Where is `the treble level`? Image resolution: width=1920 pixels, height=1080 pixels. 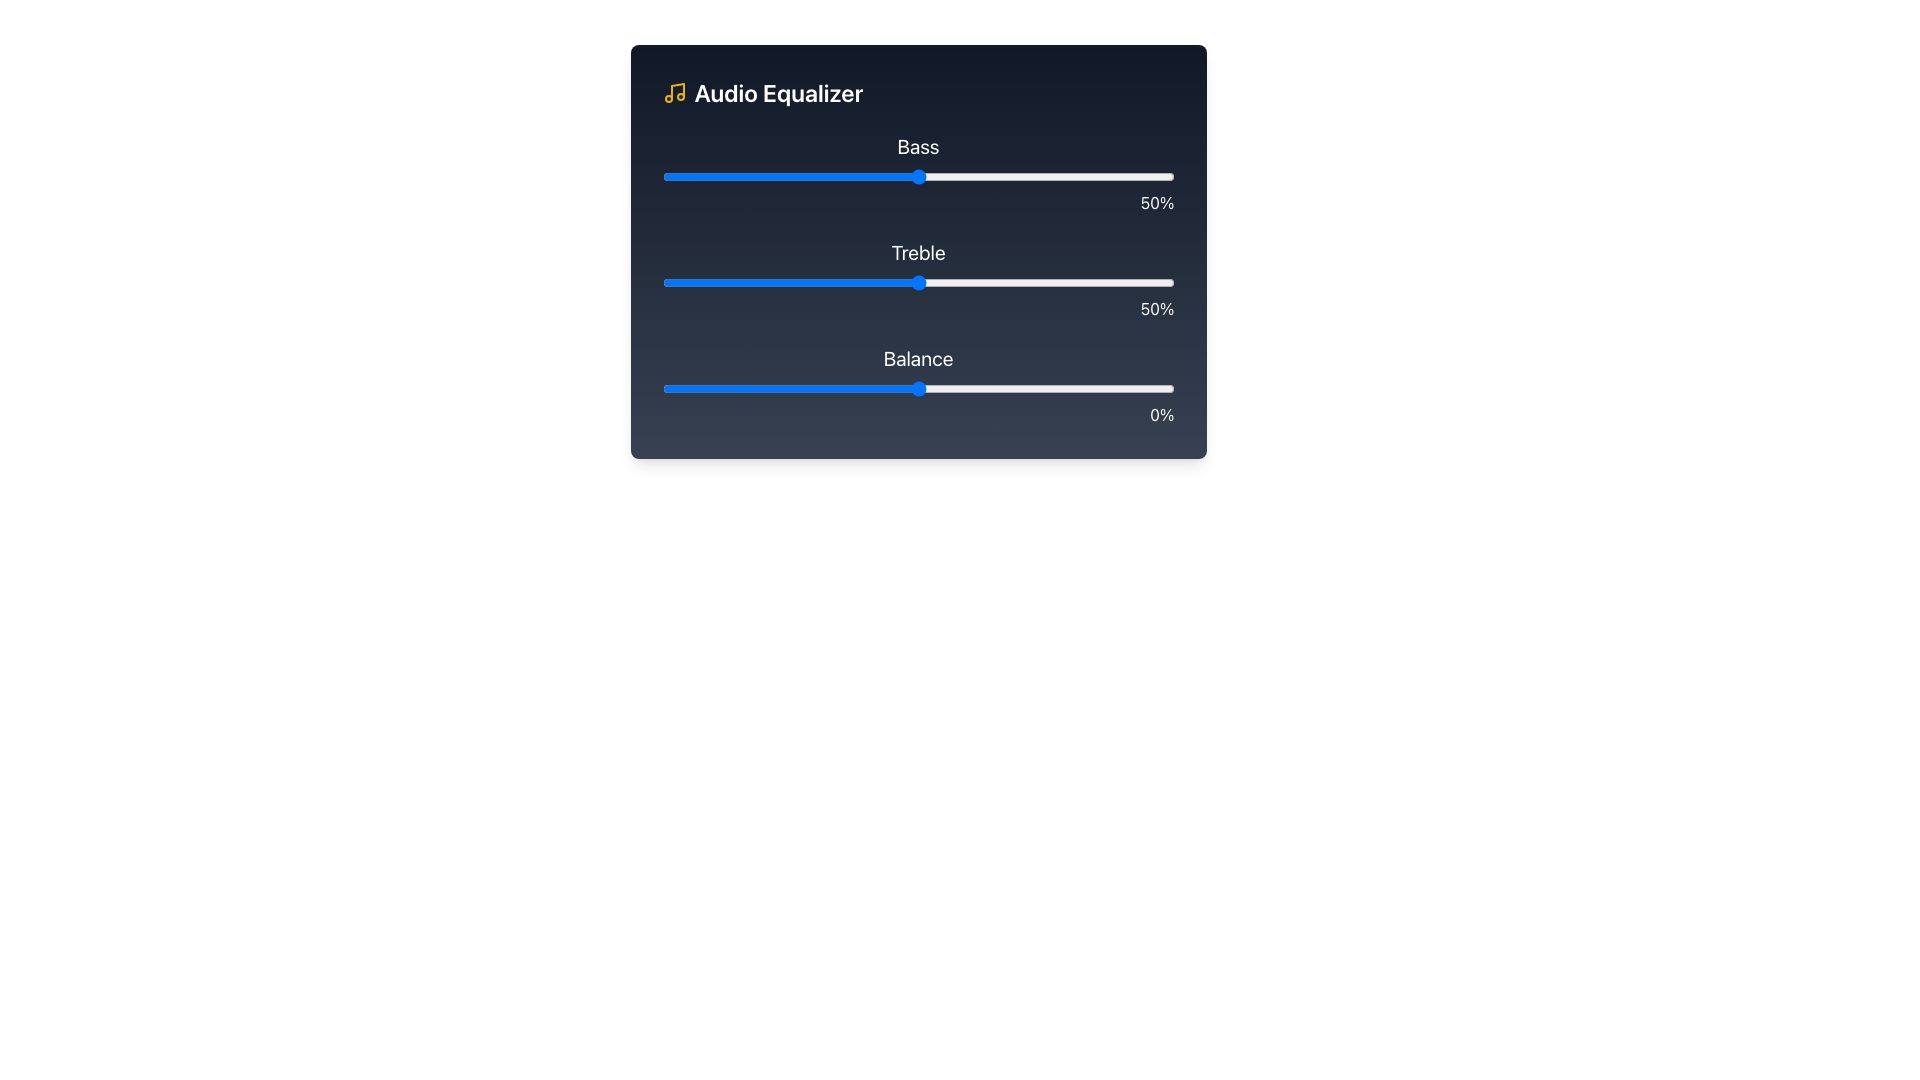
the treble level is located at coordinates (979, 282).